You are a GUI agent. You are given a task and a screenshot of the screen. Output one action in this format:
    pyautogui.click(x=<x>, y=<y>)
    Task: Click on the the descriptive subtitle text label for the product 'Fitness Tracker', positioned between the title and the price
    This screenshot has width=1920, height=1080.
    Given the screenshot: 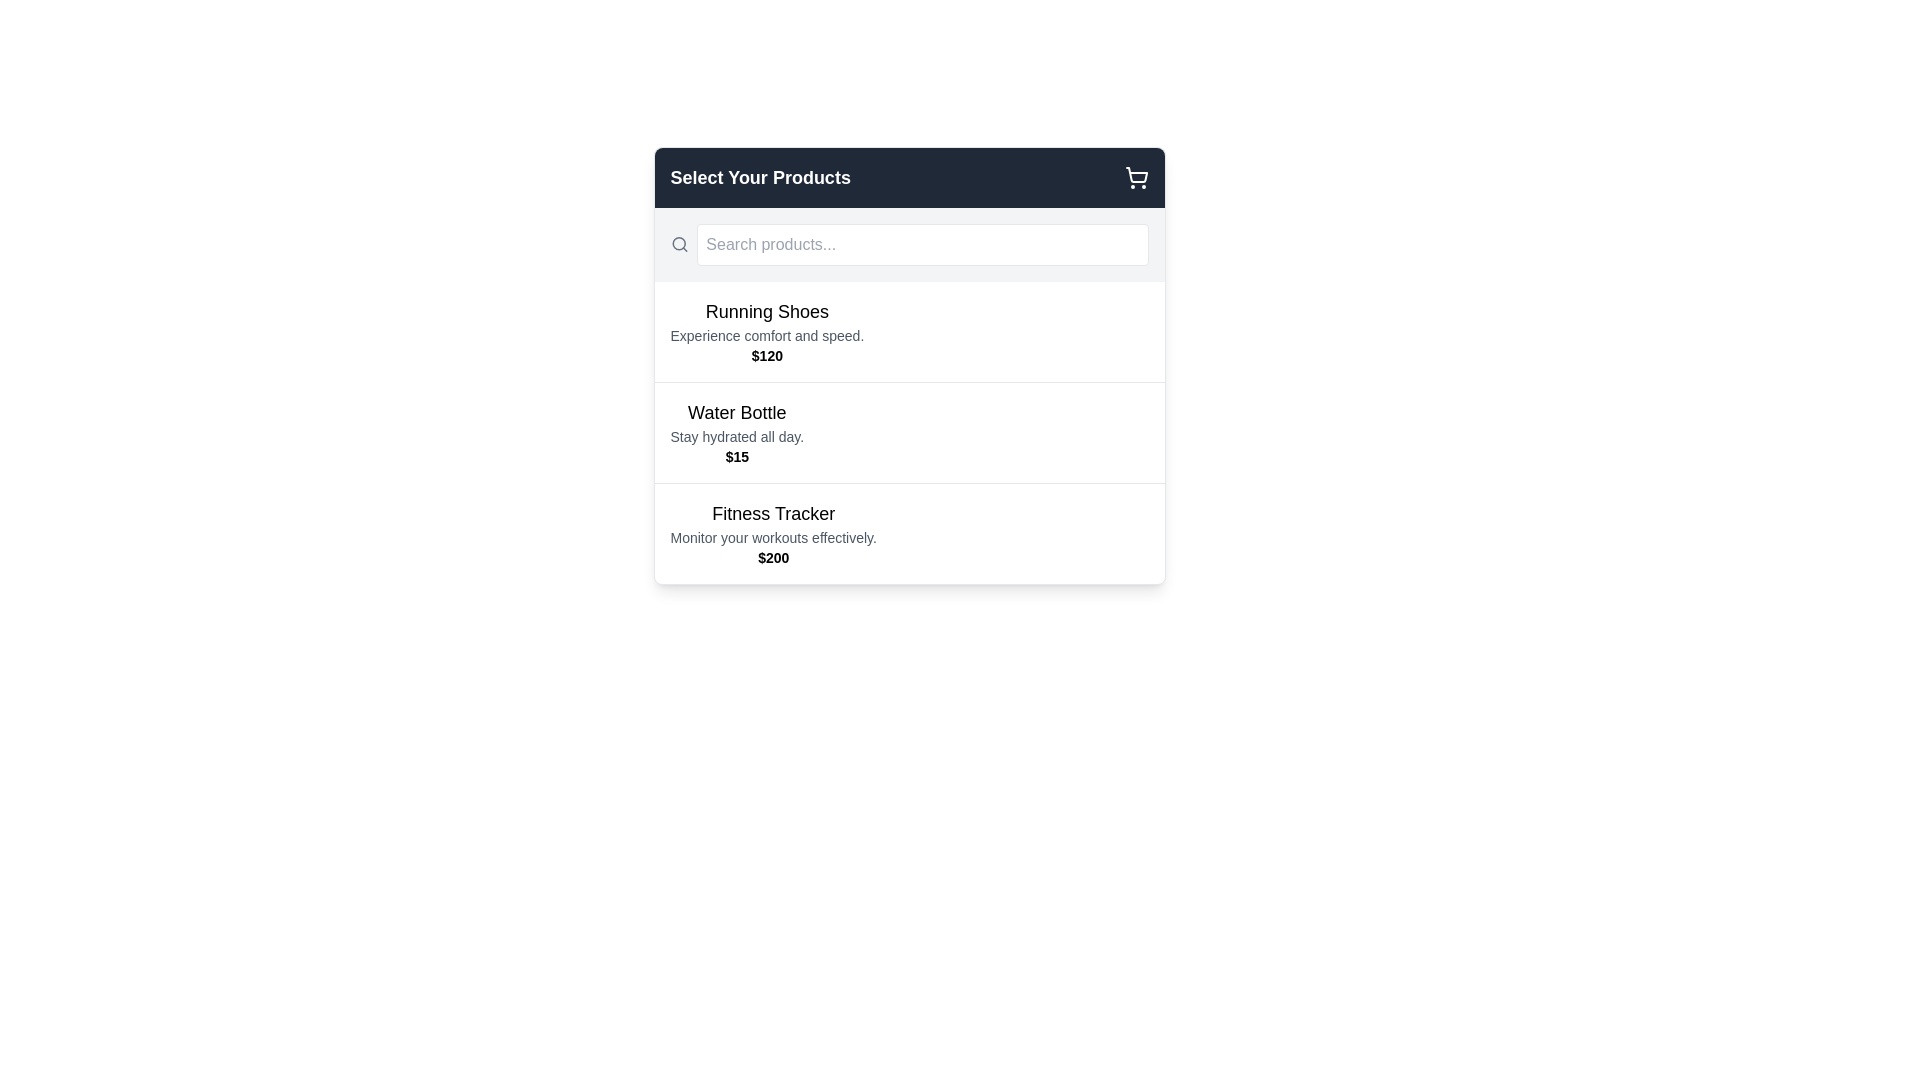 What is the action you would take?
    pyautogui.click(x=772, y=536)
    